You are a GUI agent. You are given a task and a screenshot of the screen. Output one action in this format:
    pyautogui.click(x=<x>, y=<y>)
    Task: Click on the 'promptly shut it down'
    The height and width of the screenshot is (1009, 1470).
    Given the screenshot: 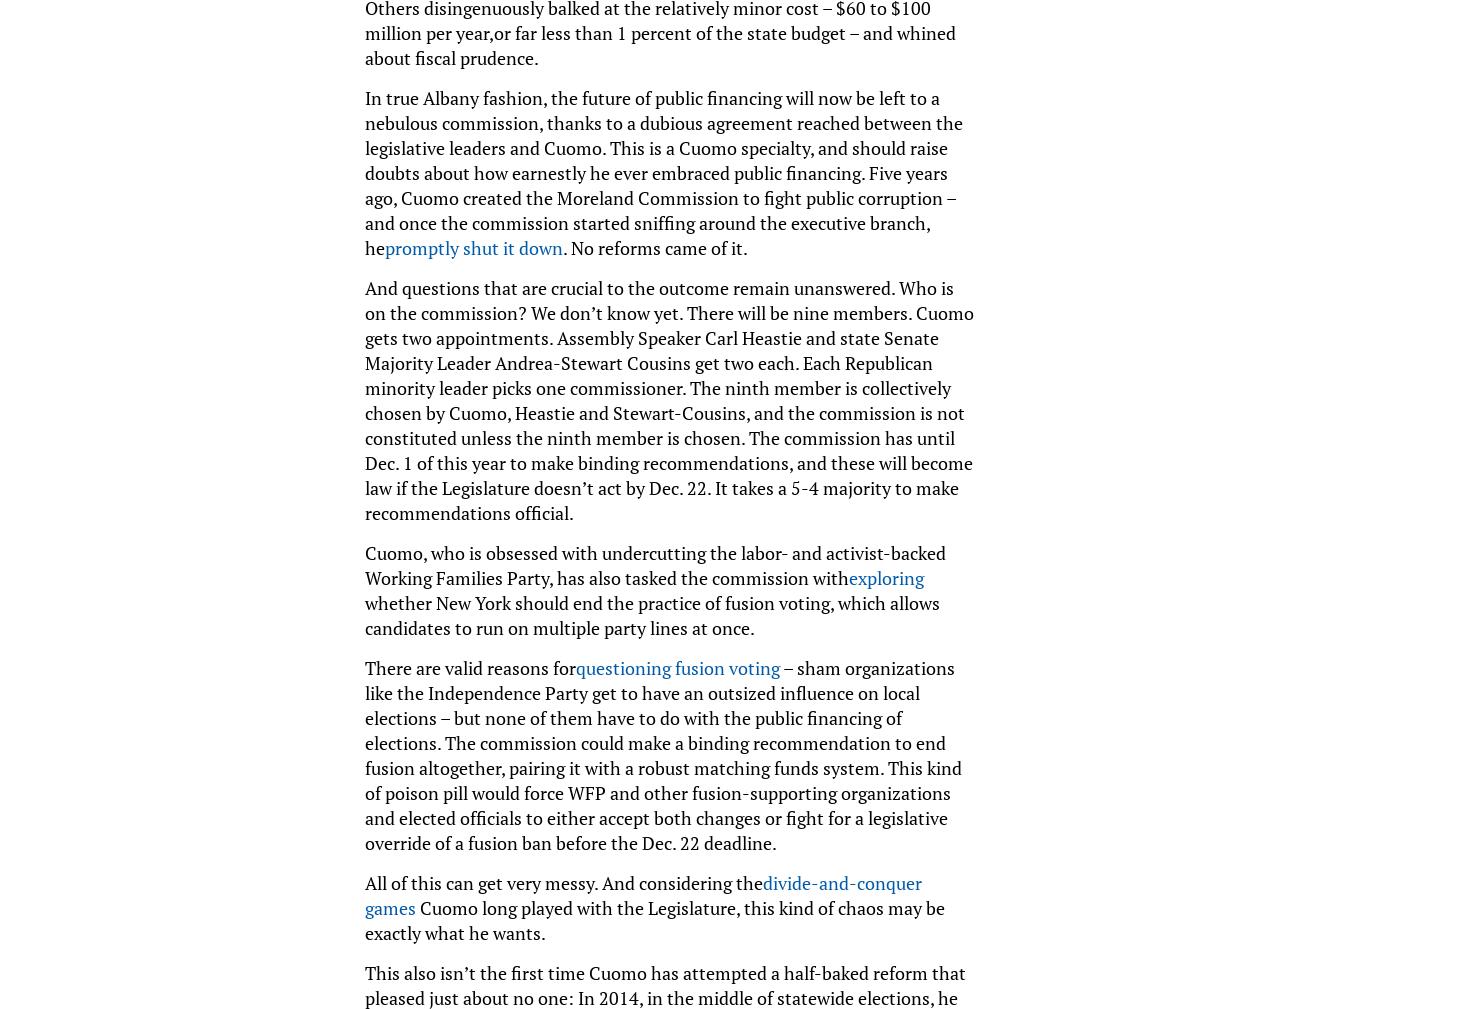 What is the action you would take?
    pyautogui.click(x=472, y=246)
    